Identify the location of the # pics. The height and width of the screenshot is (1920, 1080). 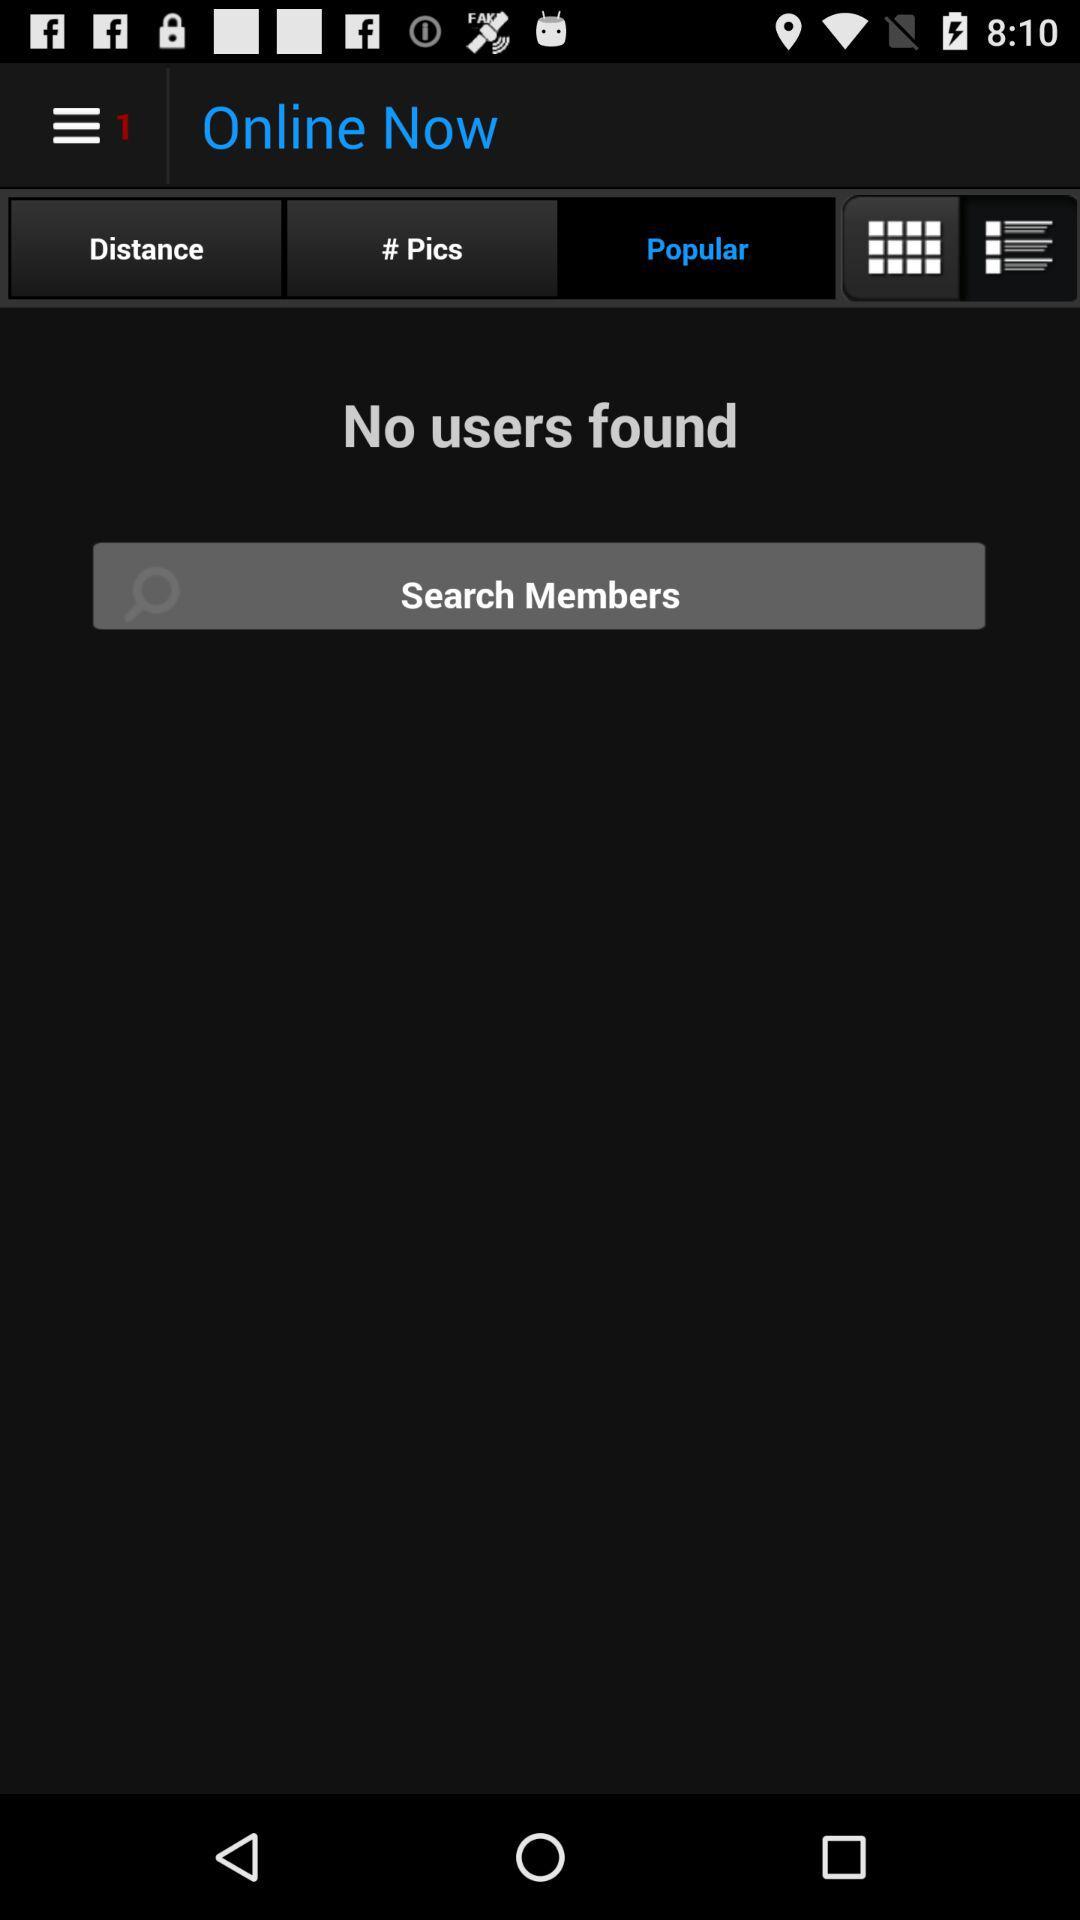
(421, 247).